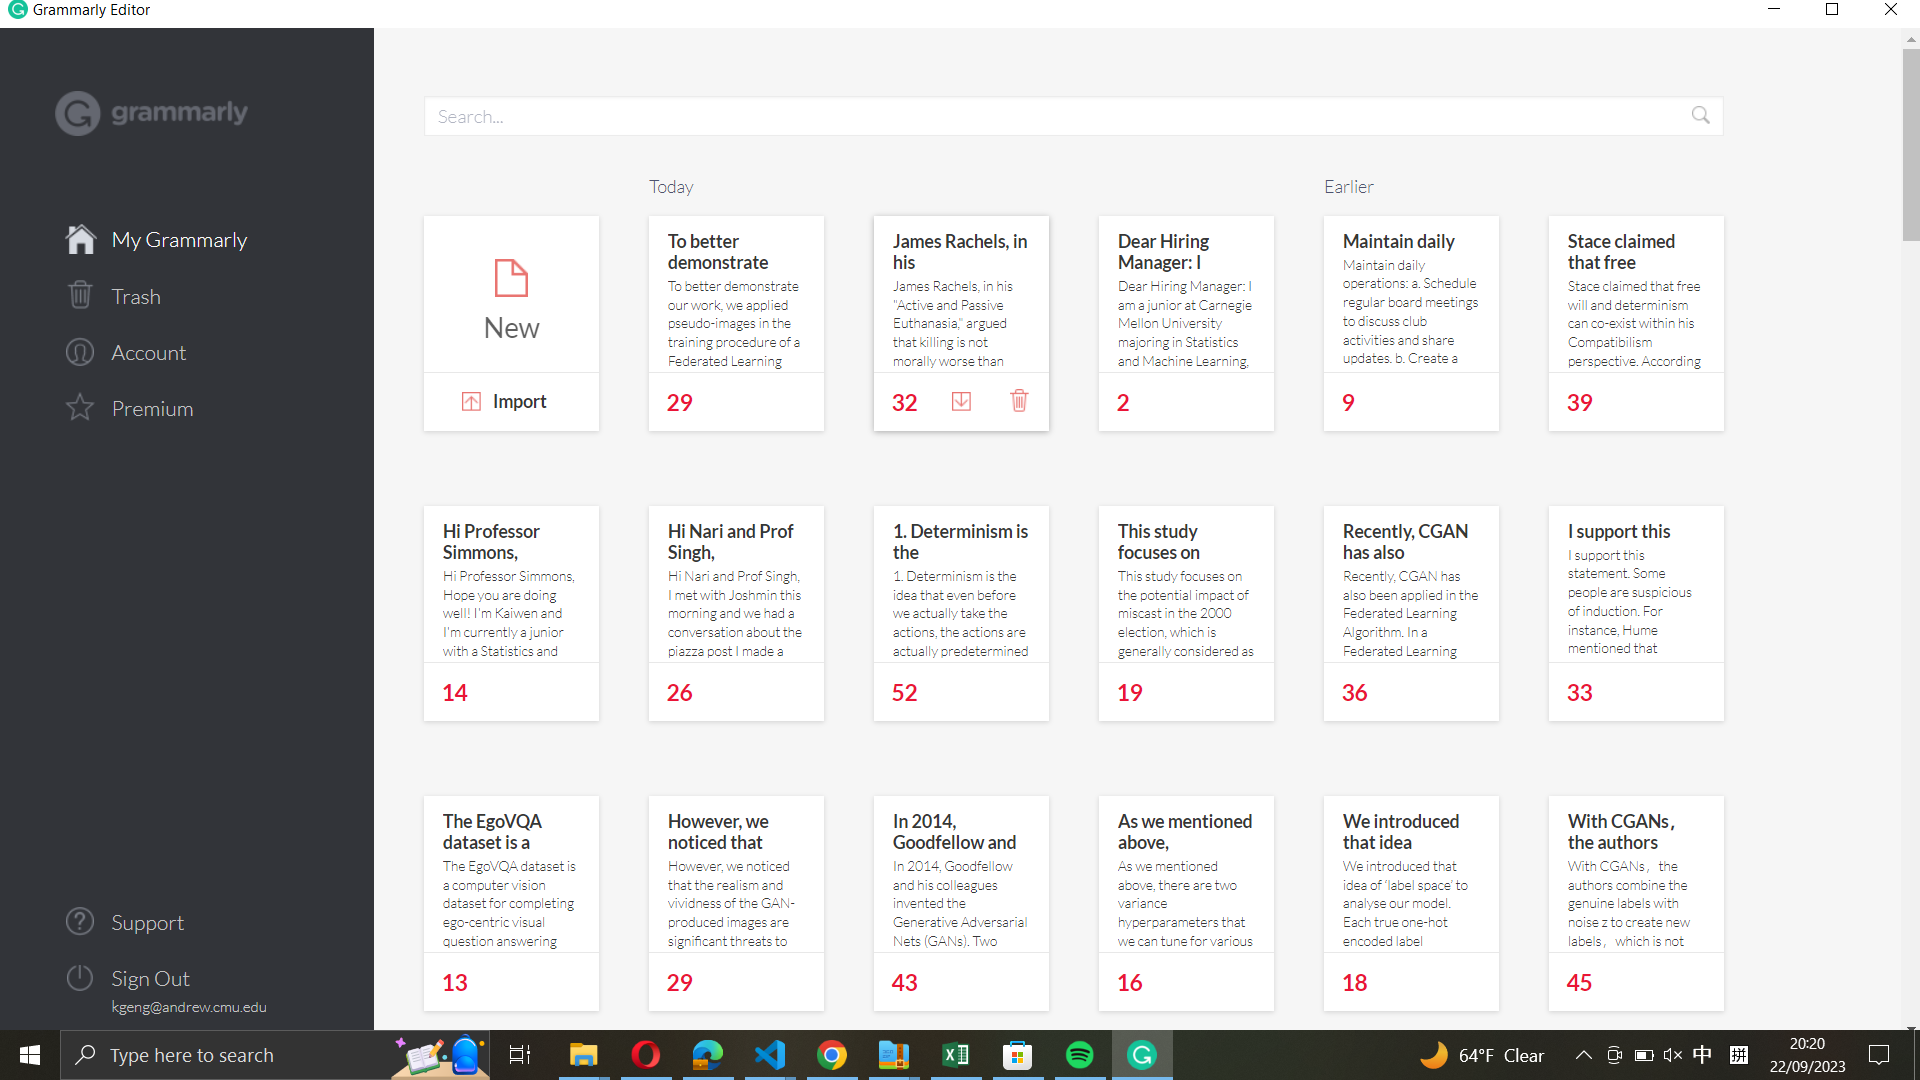  I want to click on the dustbin icon, so click(187, 294).